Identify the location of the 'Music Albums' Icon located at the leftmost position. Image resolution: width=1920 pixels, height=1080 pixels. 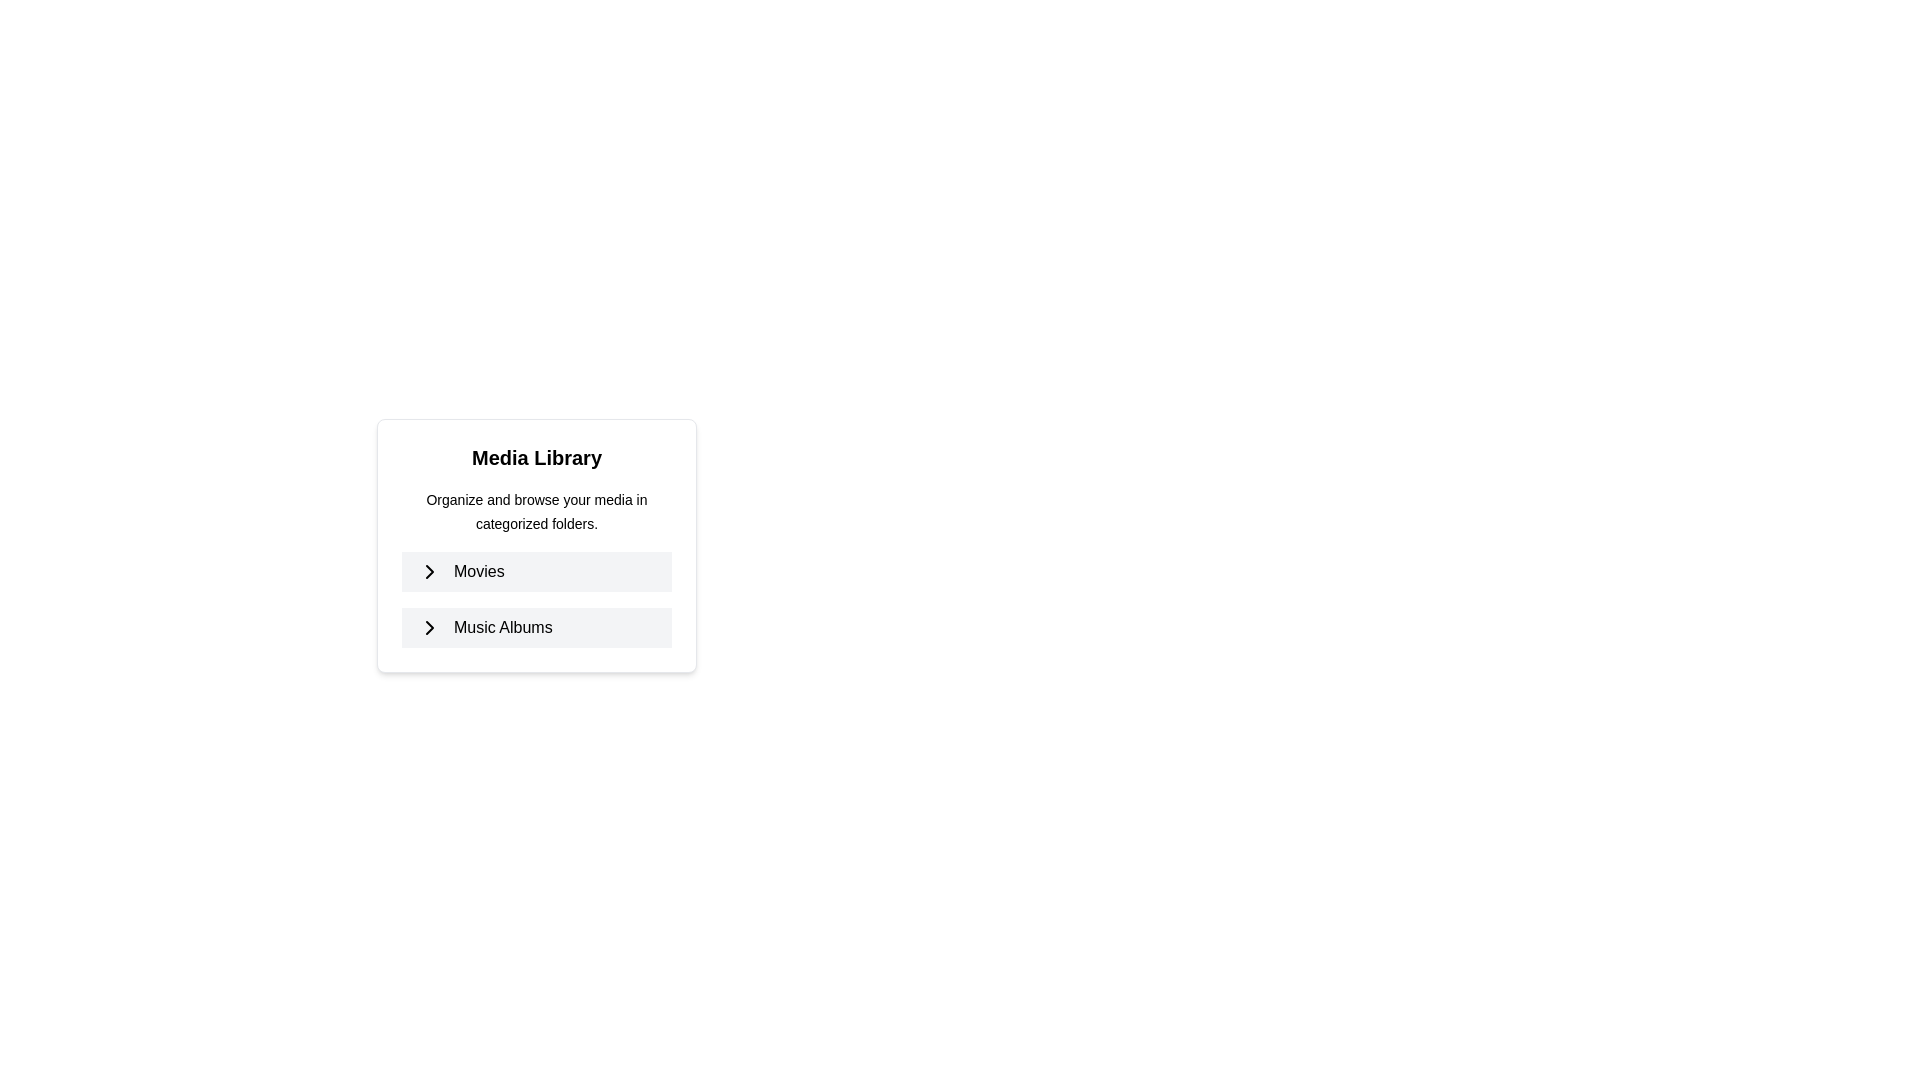
(429, 627).